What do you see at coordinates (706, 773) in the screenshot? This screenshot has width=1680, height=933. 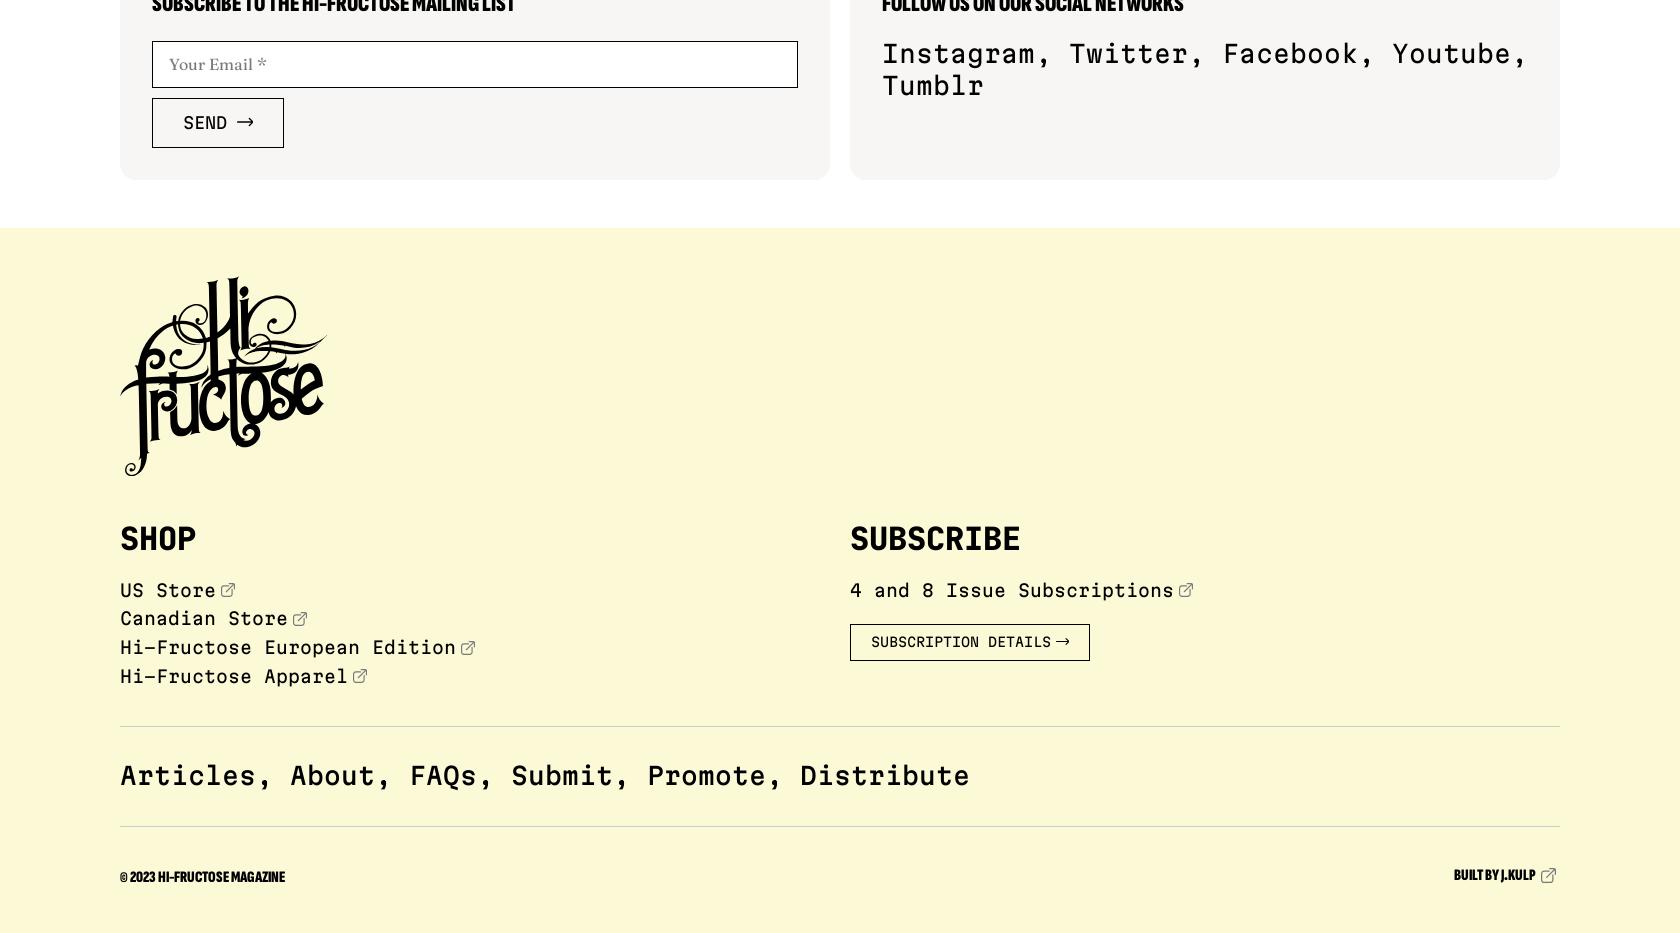 I see `'Promote'` at bounding box center [706, 773].